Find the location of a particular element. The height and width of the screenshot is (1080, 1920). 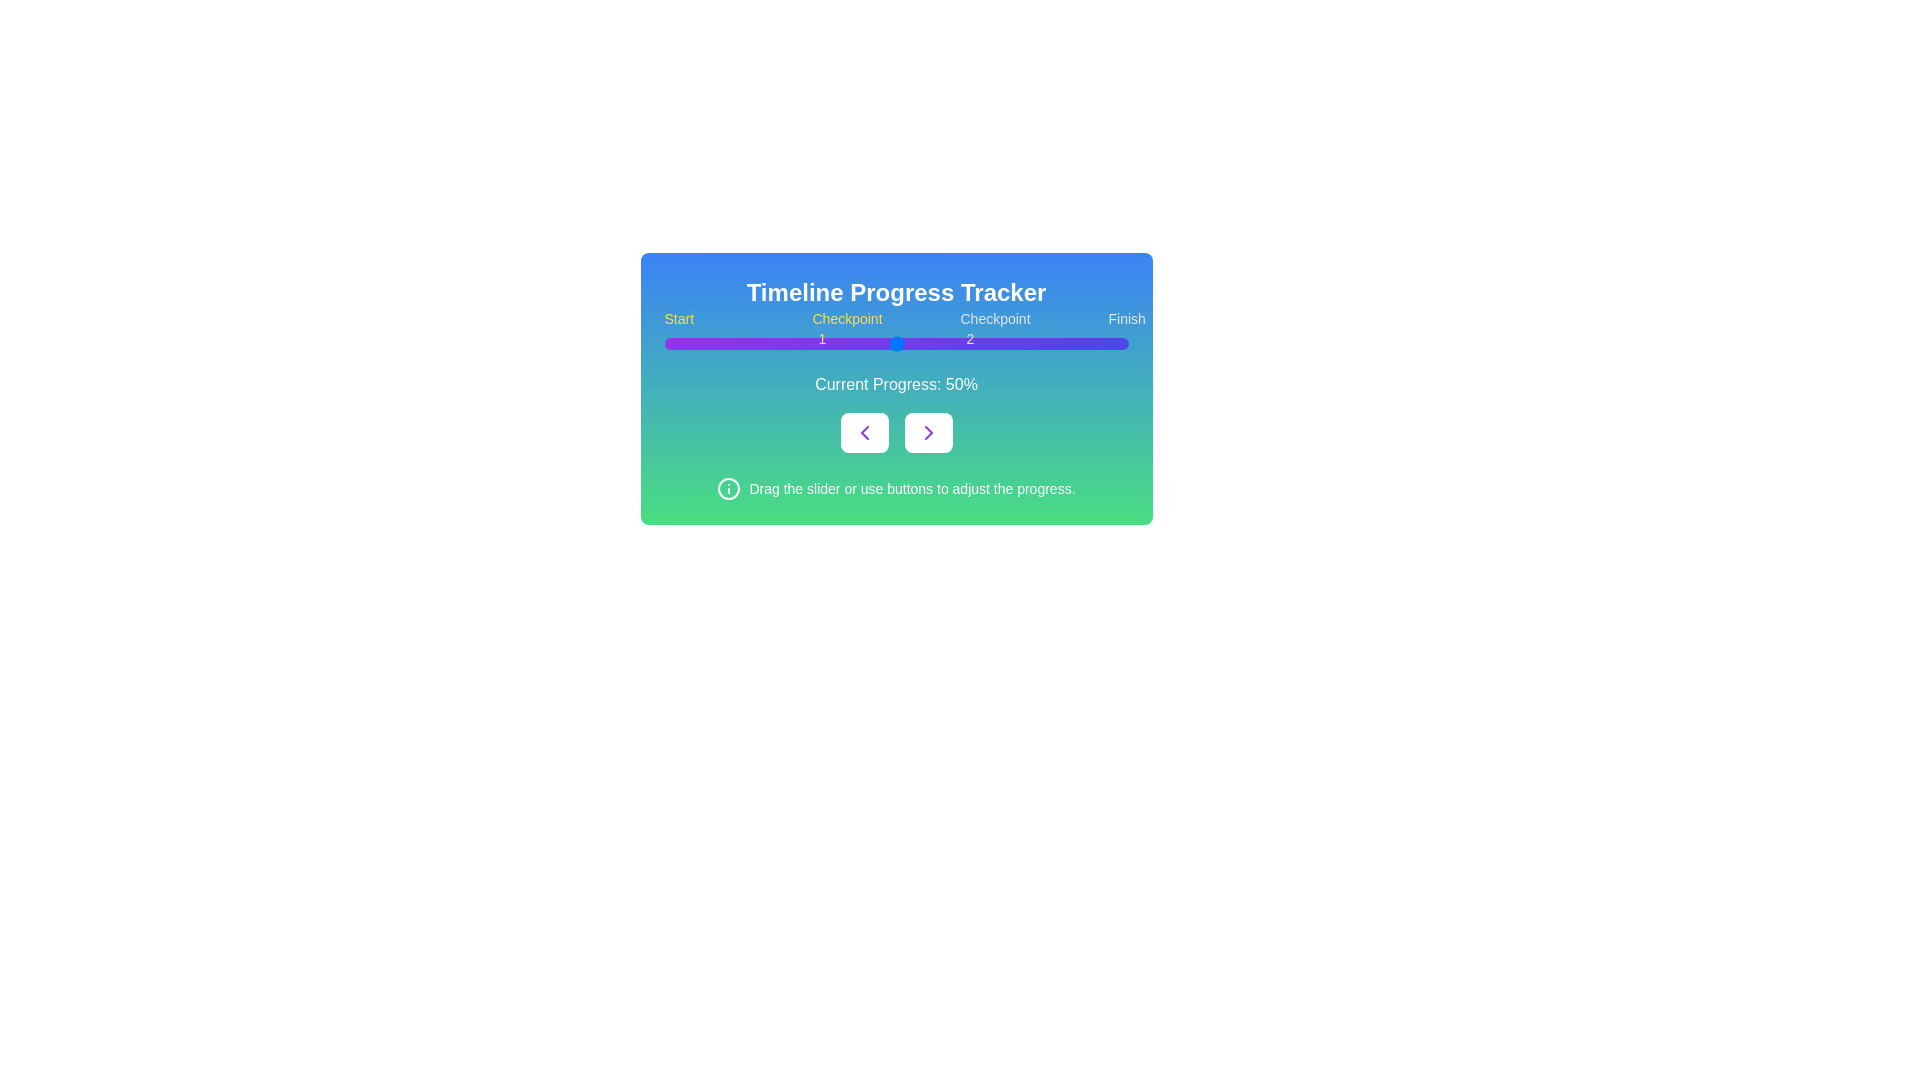

progress on the slider is located at coordinates (774, 342).